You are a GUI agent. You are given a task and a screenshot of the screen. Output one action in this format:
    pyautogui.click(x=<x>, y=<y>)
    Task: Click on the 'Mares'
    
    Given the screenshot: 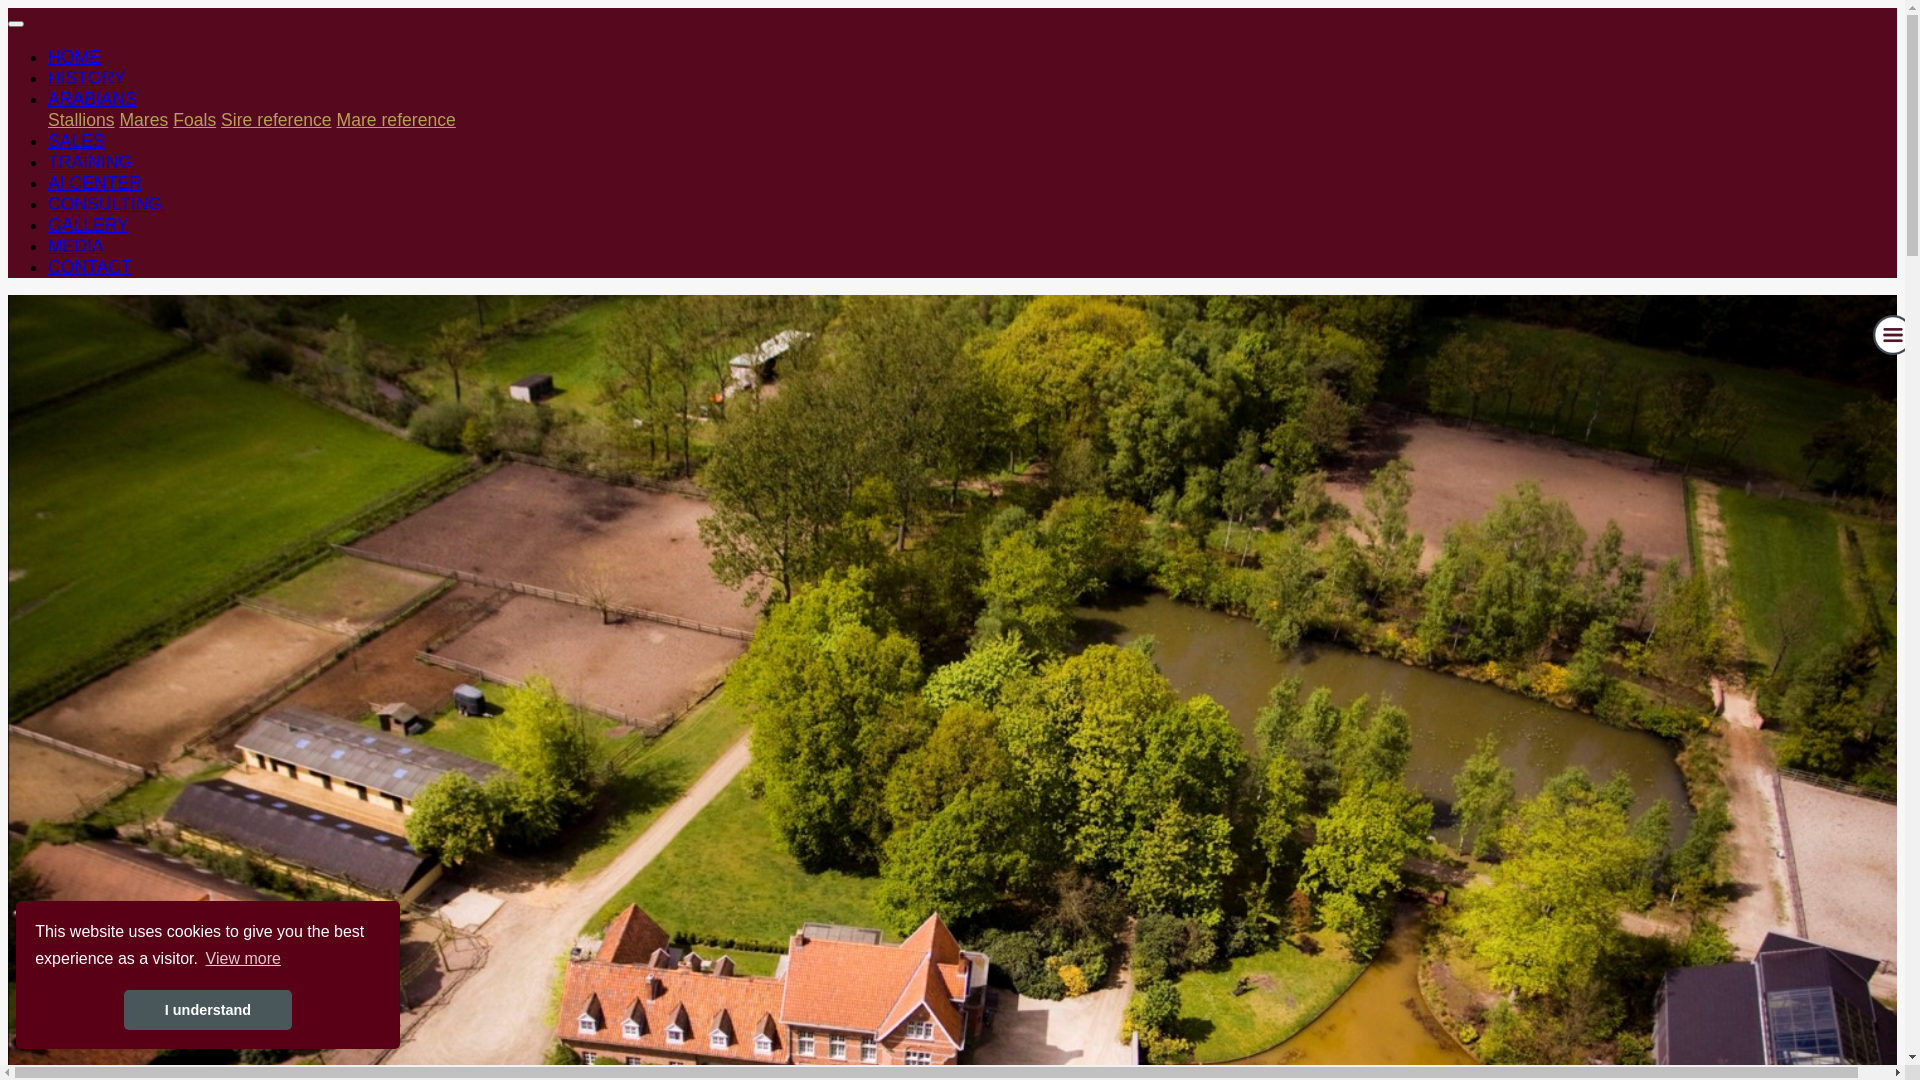 What is the action you would take?
    pyautogui.click(x=142, y=119)
    